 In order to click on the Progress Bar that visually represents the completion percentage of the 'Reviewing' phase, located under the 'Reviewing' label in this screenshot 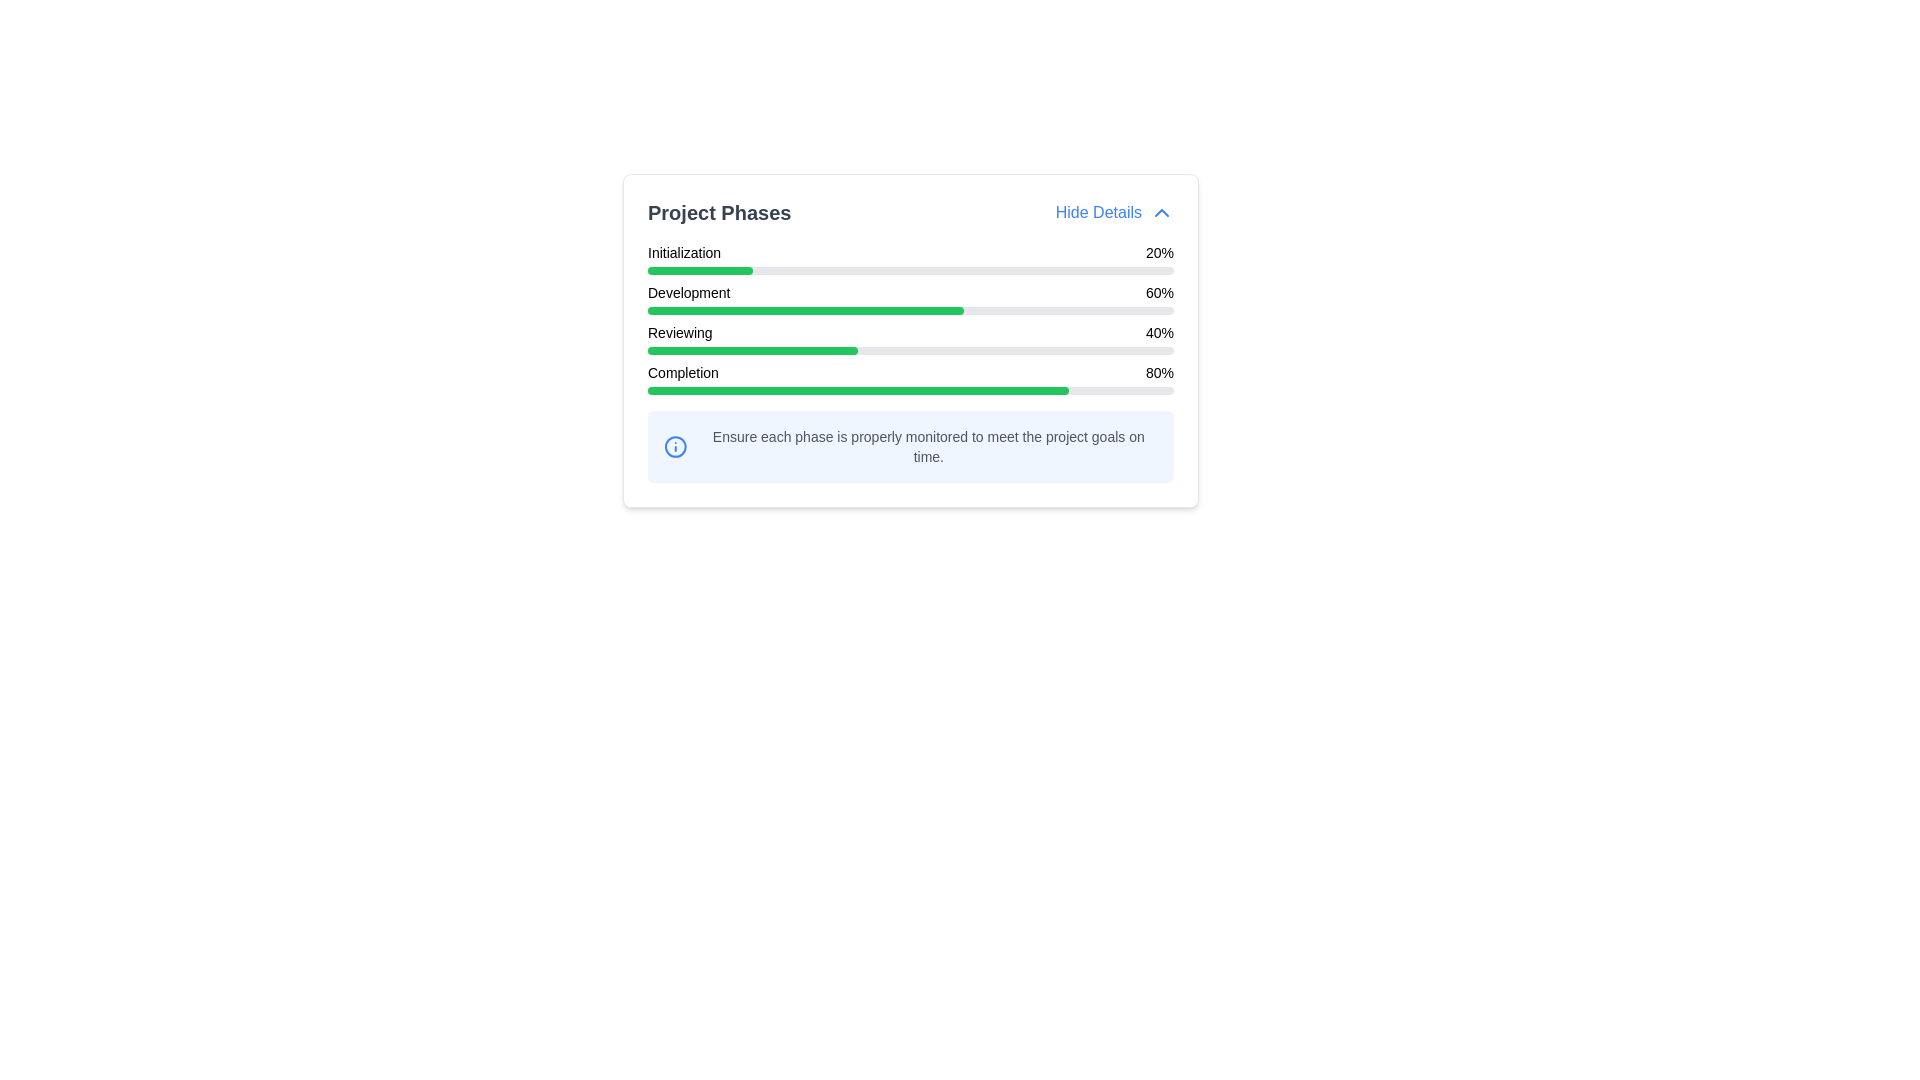, I will do `click(752, 350)`.